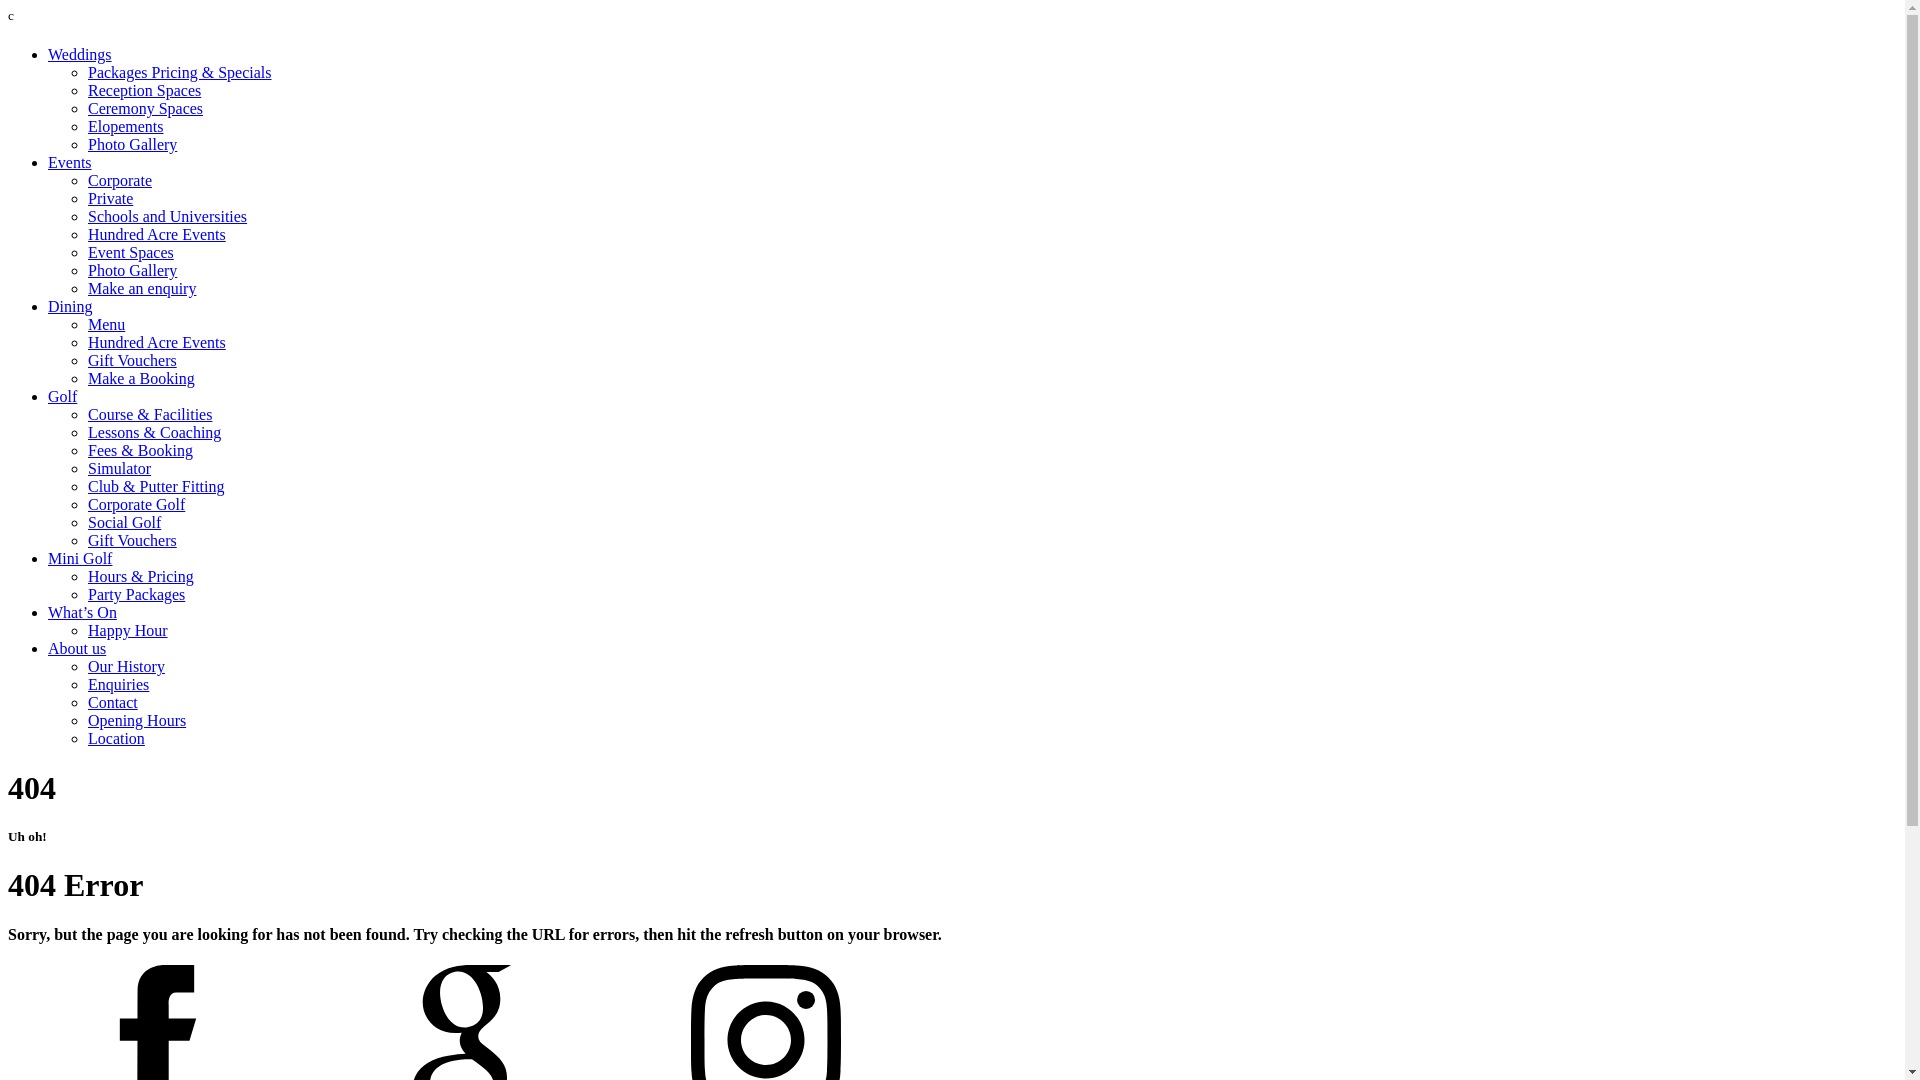 The width and height of the screenshot is (1920, 1080). What do you see at coordinates (180, 71) in the screenshot?
I see `'Packages Pricing & Specials'` at bounding box center [180, 71].